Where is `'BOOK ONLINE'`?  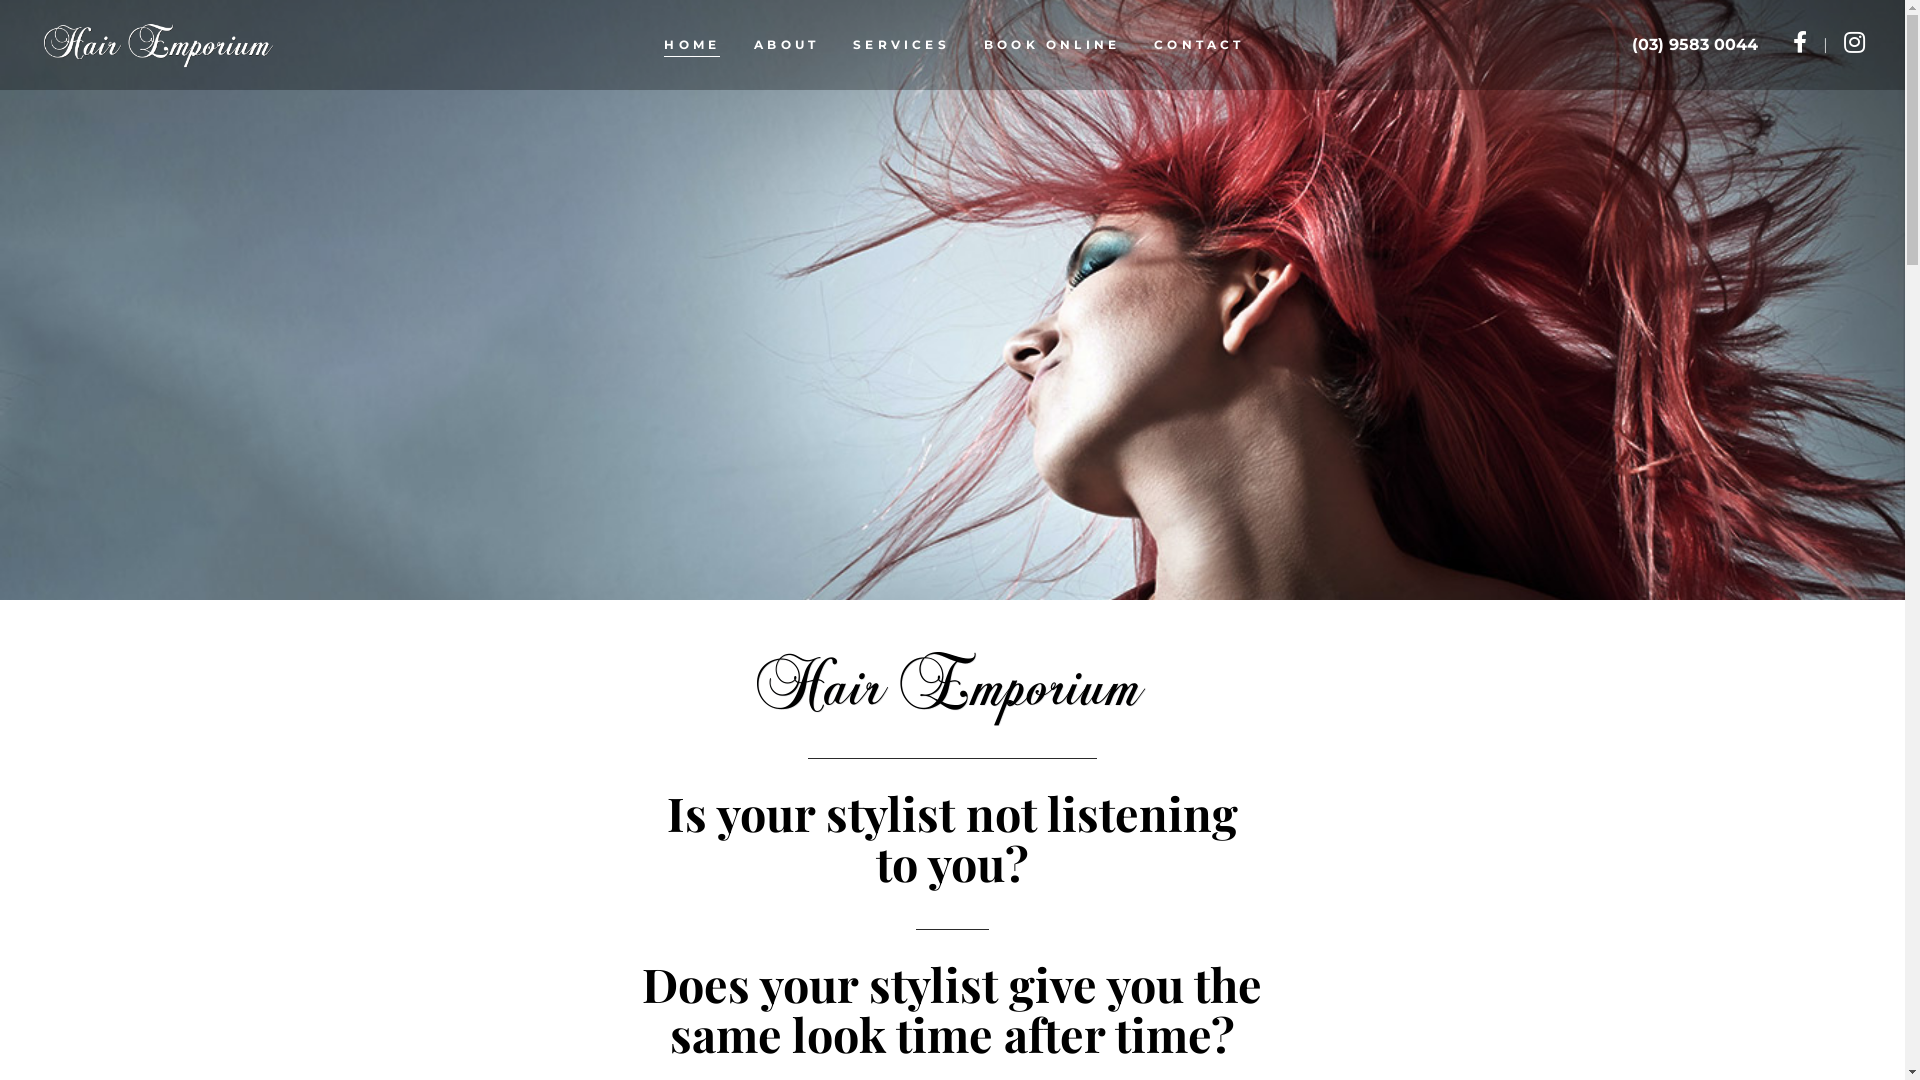 'BOOK ONLINE' is located at coordinates (1050, 45).